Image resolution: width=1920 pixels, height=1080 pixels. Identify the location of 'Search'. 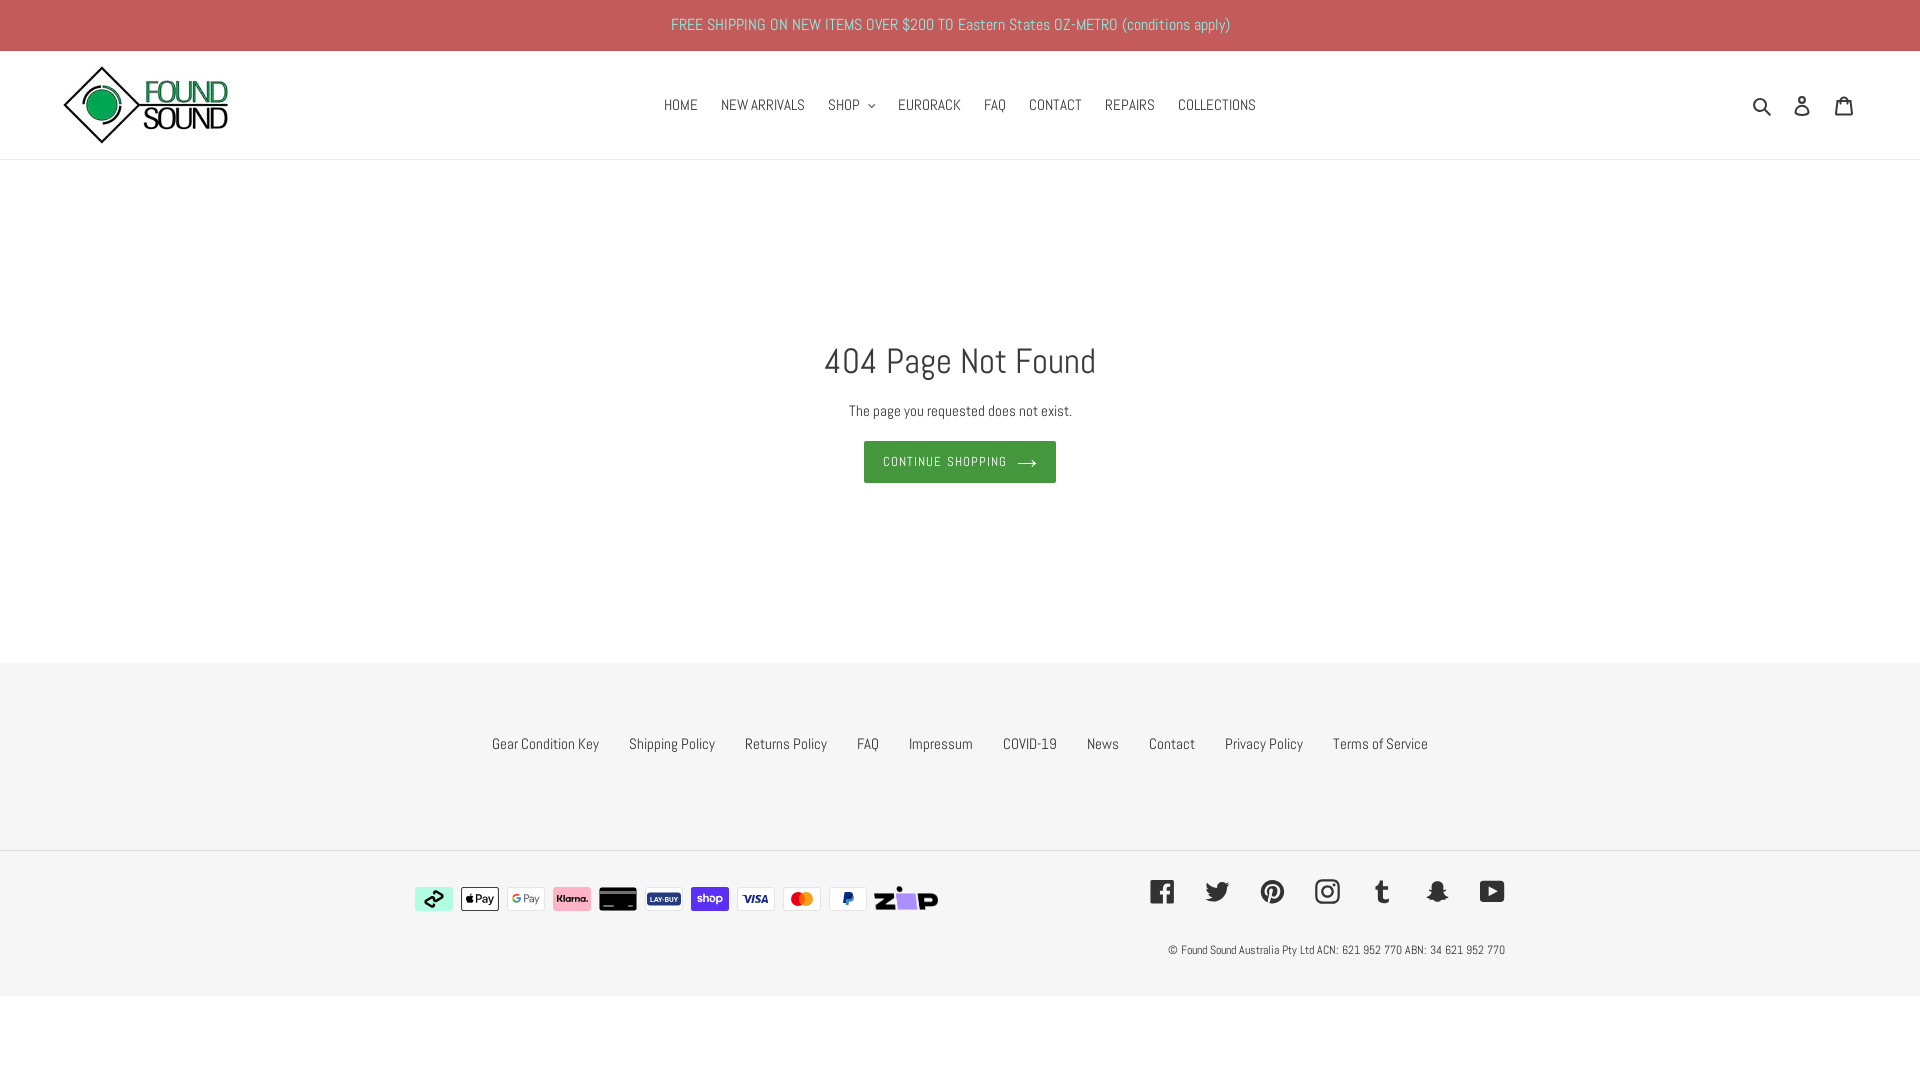
(1763, 105).